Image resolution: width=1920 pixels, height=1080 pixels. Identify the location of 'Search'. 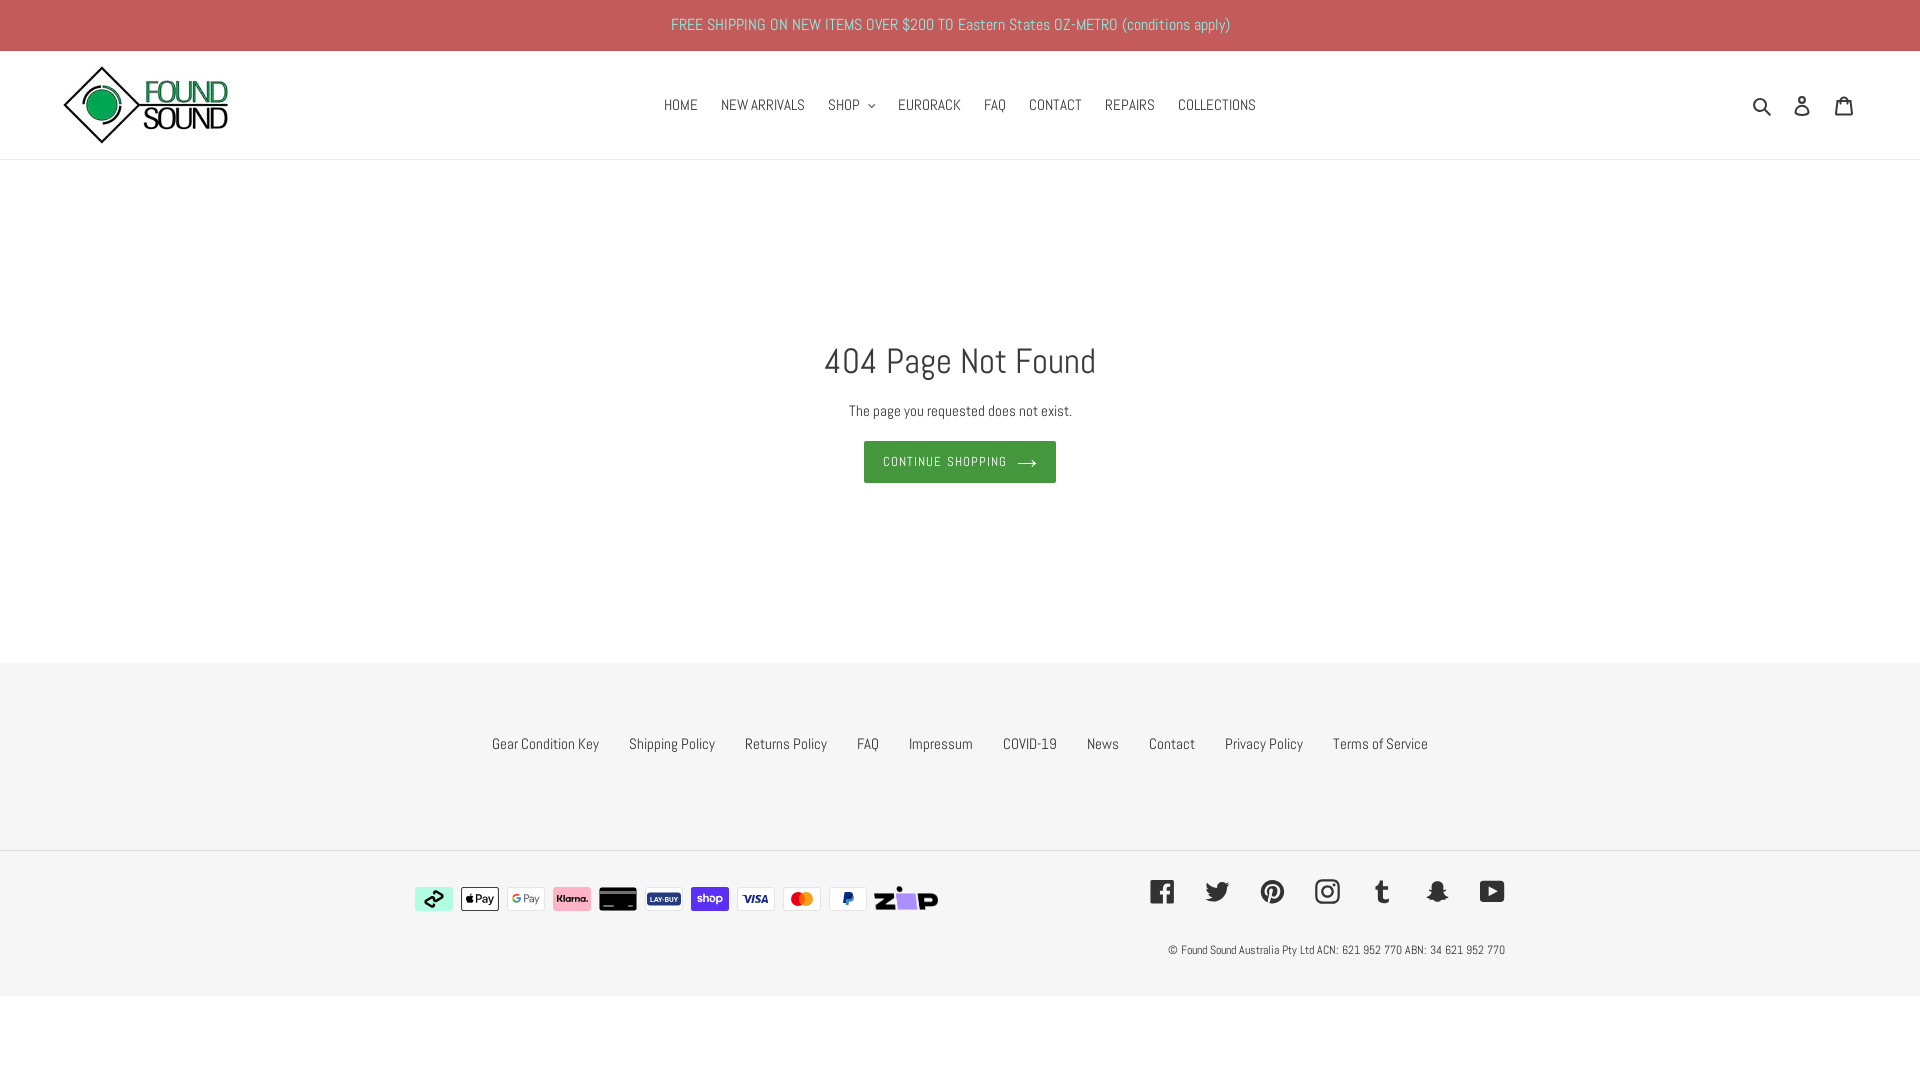
(1763, 105).